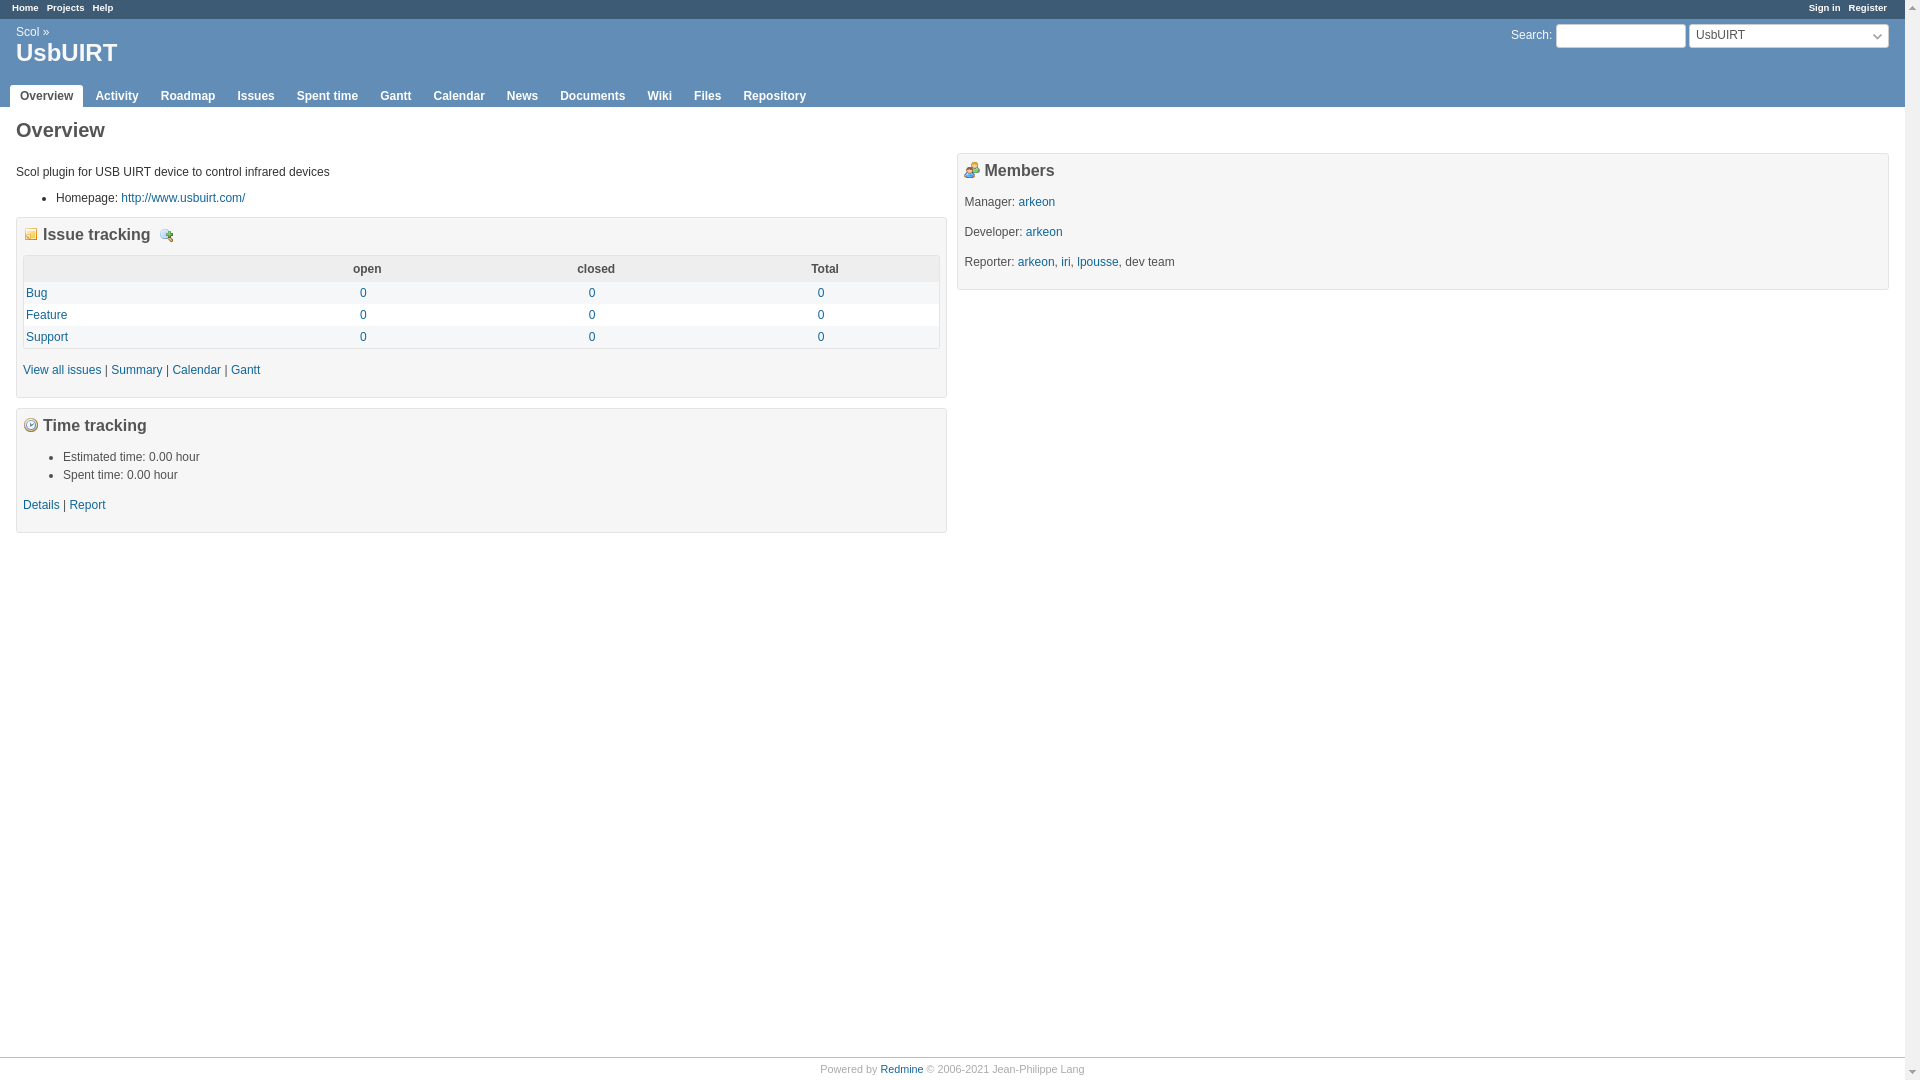  Describe the element at coordinates (637, 96) in the screenshot. I see `'Wiki'` at that location.